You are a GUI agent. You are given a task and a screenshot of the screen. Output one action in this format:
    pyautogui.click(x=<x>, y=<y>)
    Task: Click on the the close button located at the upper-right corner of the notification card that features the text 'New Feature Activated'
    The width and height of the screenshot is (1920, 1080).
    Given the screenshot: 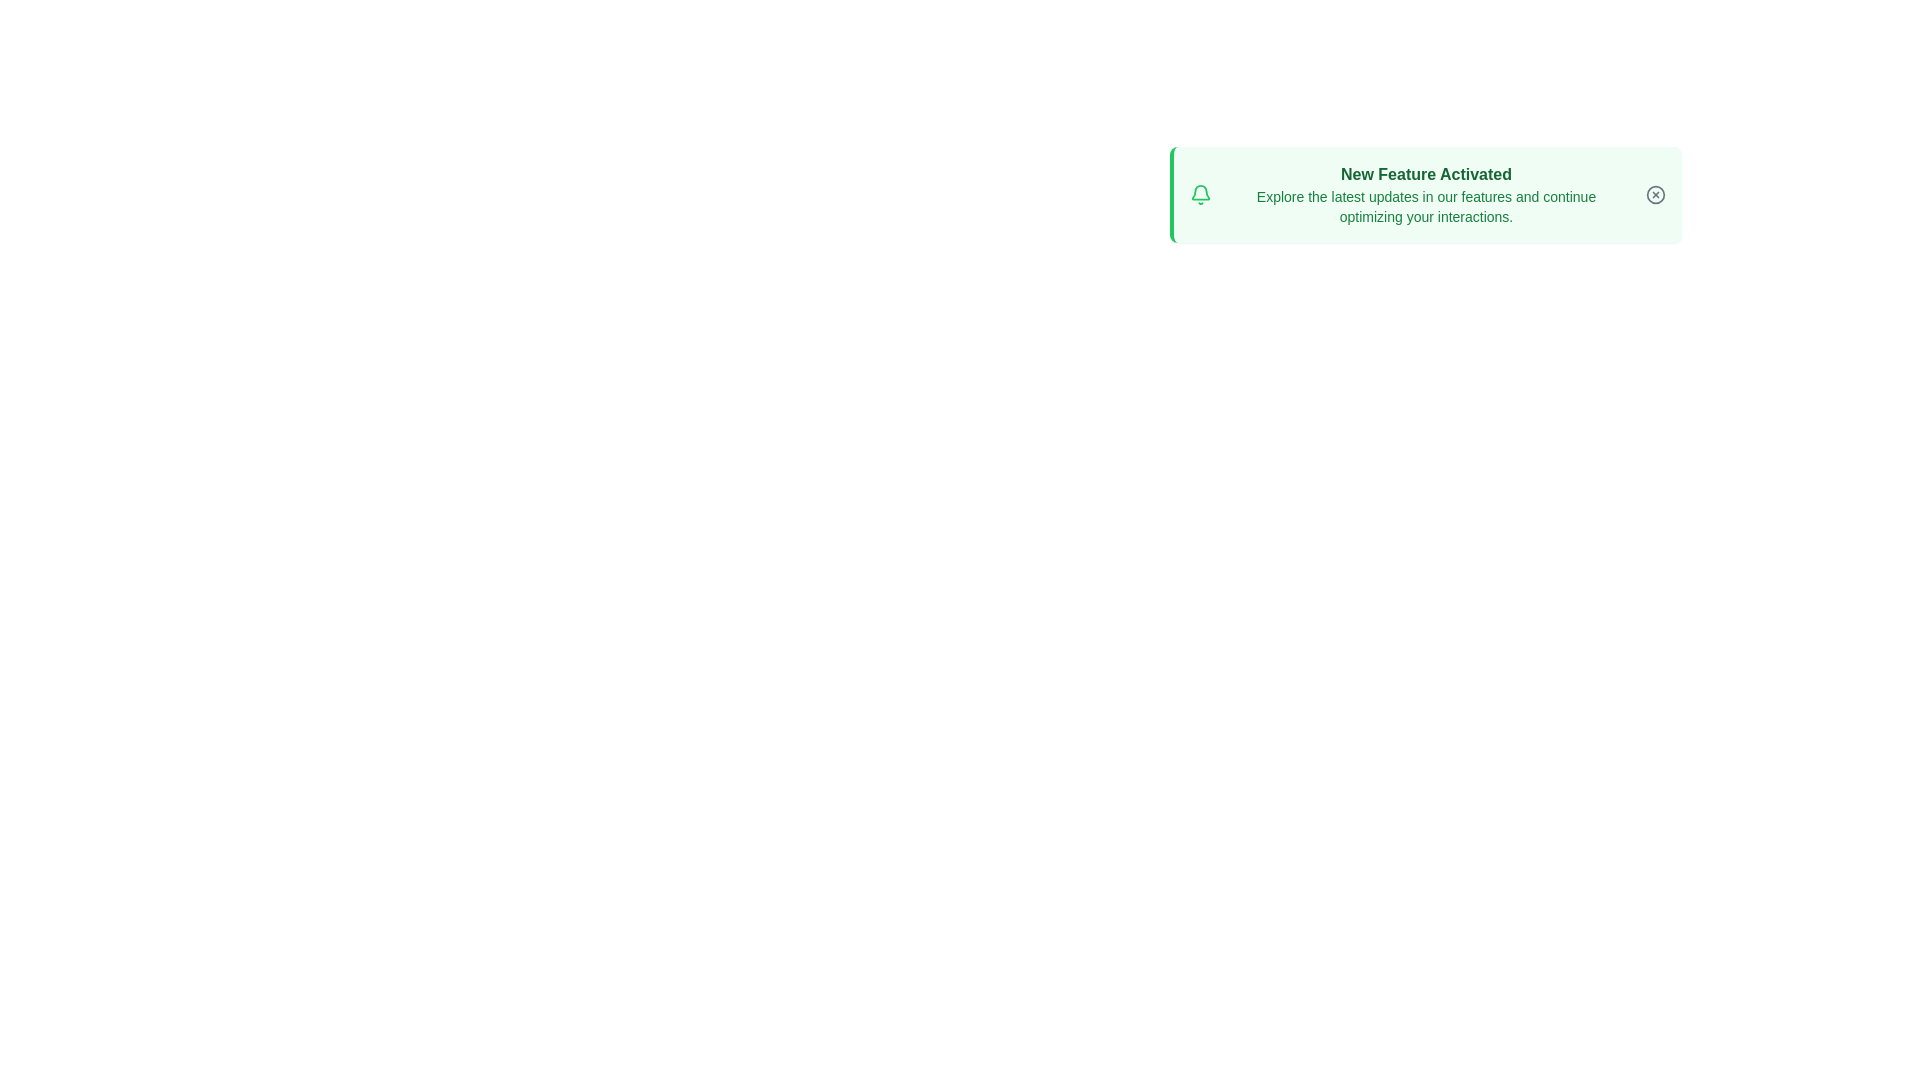 What is the action you would take?
    pyautogui.click(x=1655, y=195)
    